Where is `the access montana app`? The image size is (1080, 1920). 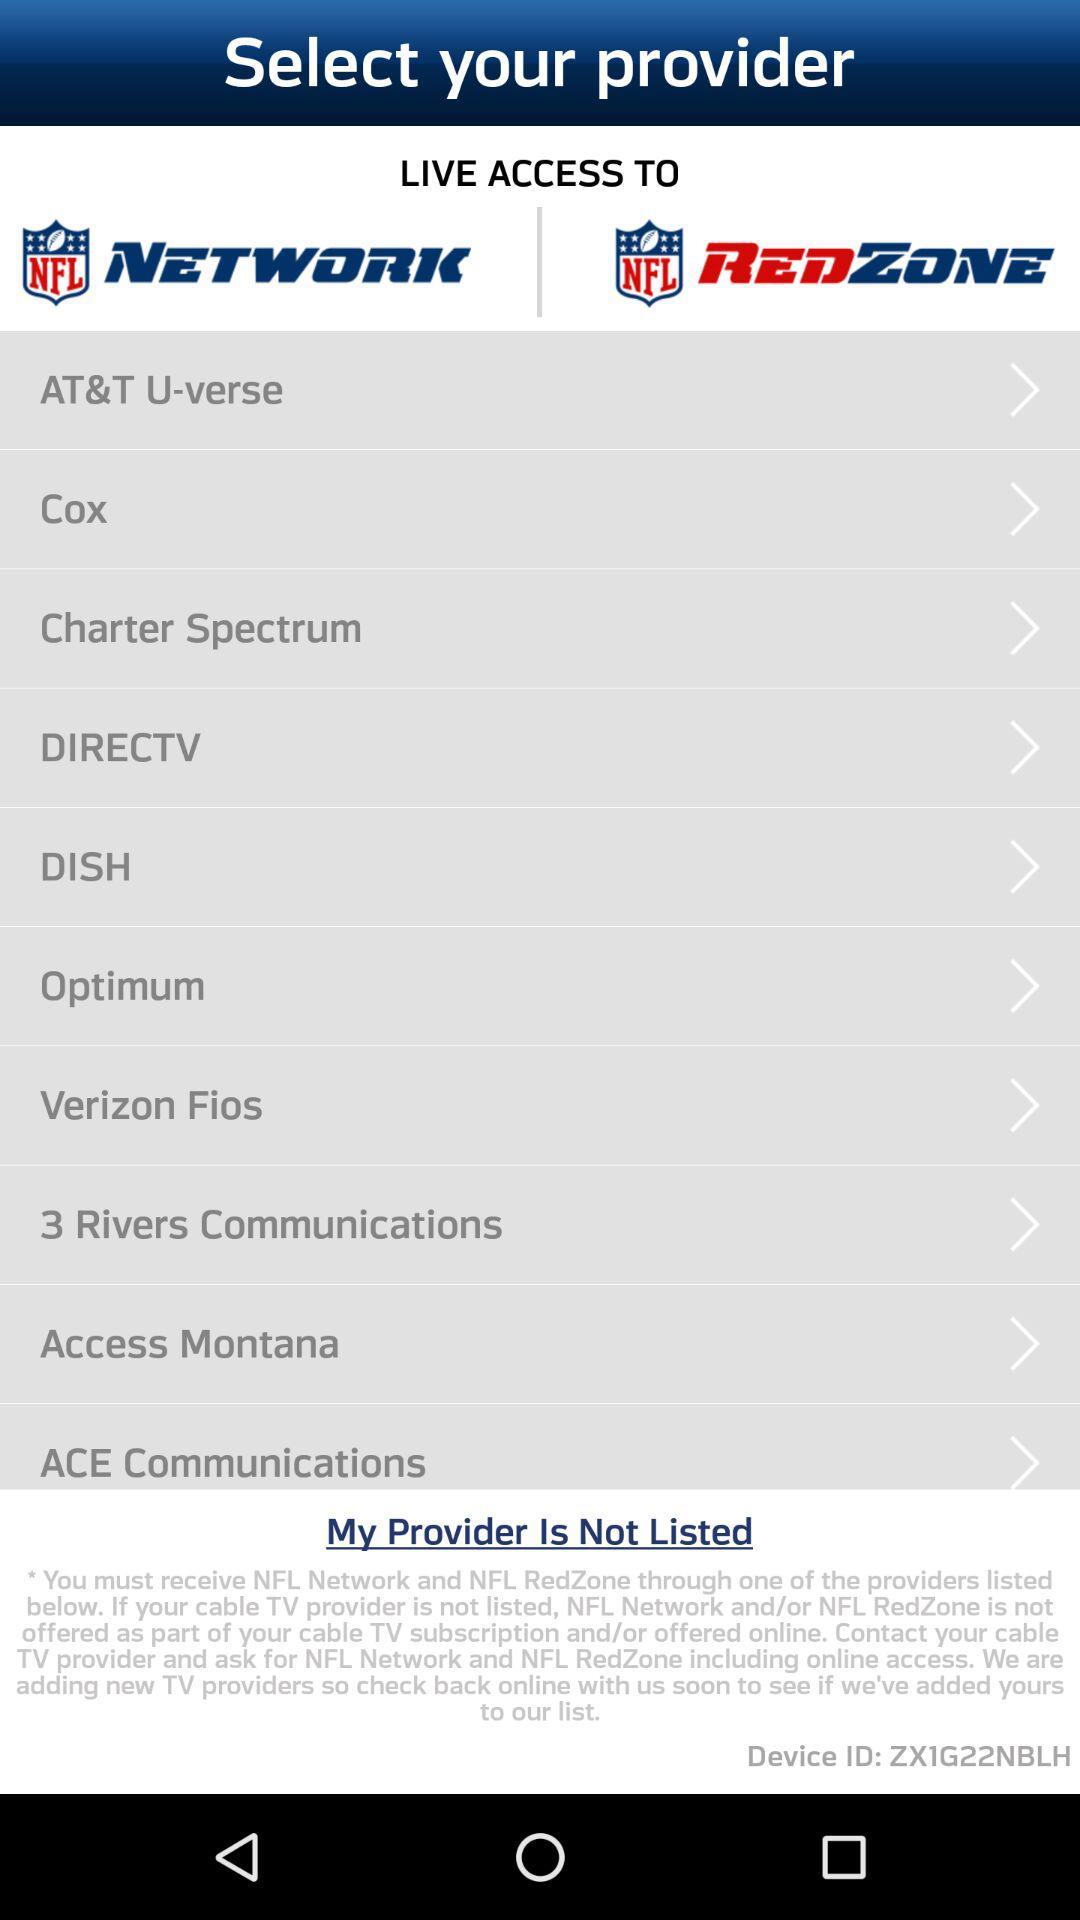 the access montana app is located at coordinates (559, 1343).